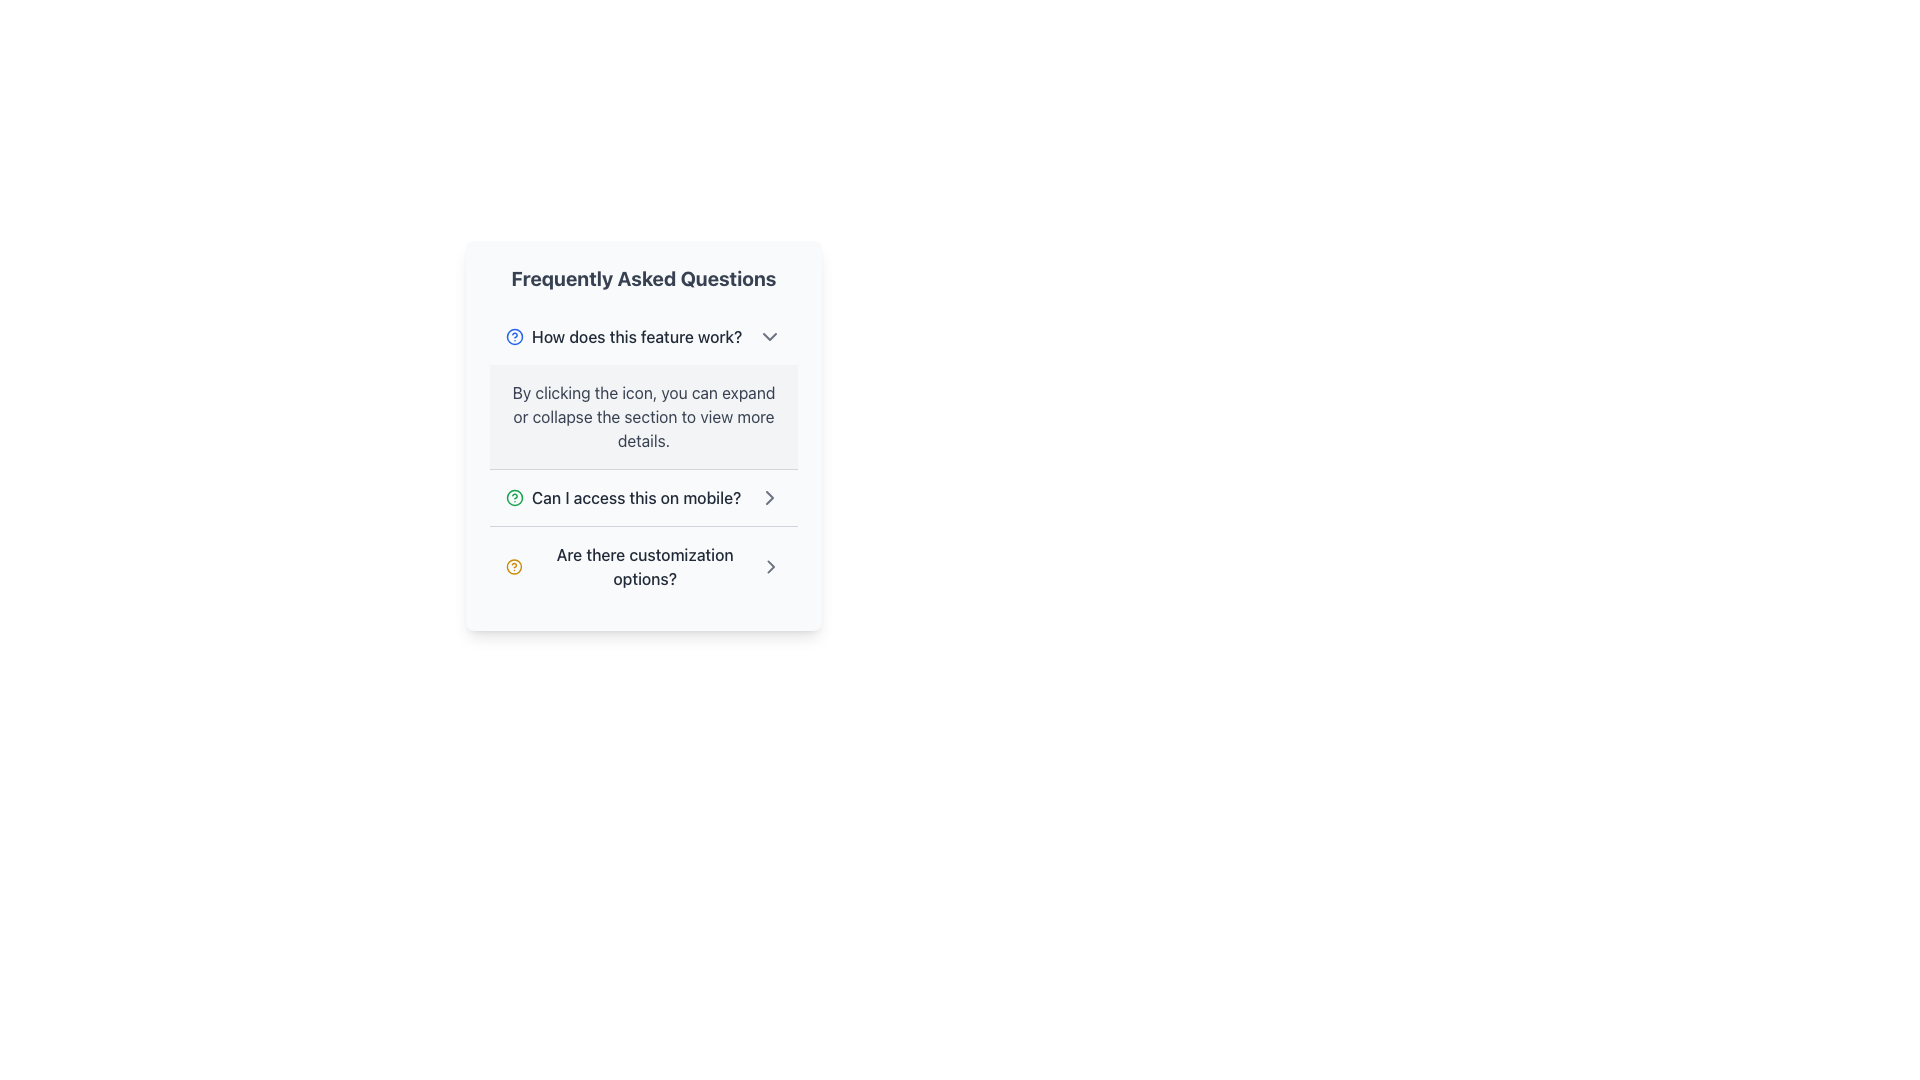  I want to click on the graphical decoration circle located in the top row of the FAQ section, to the left of the text 'How does this feature work?', so click(514, 567).